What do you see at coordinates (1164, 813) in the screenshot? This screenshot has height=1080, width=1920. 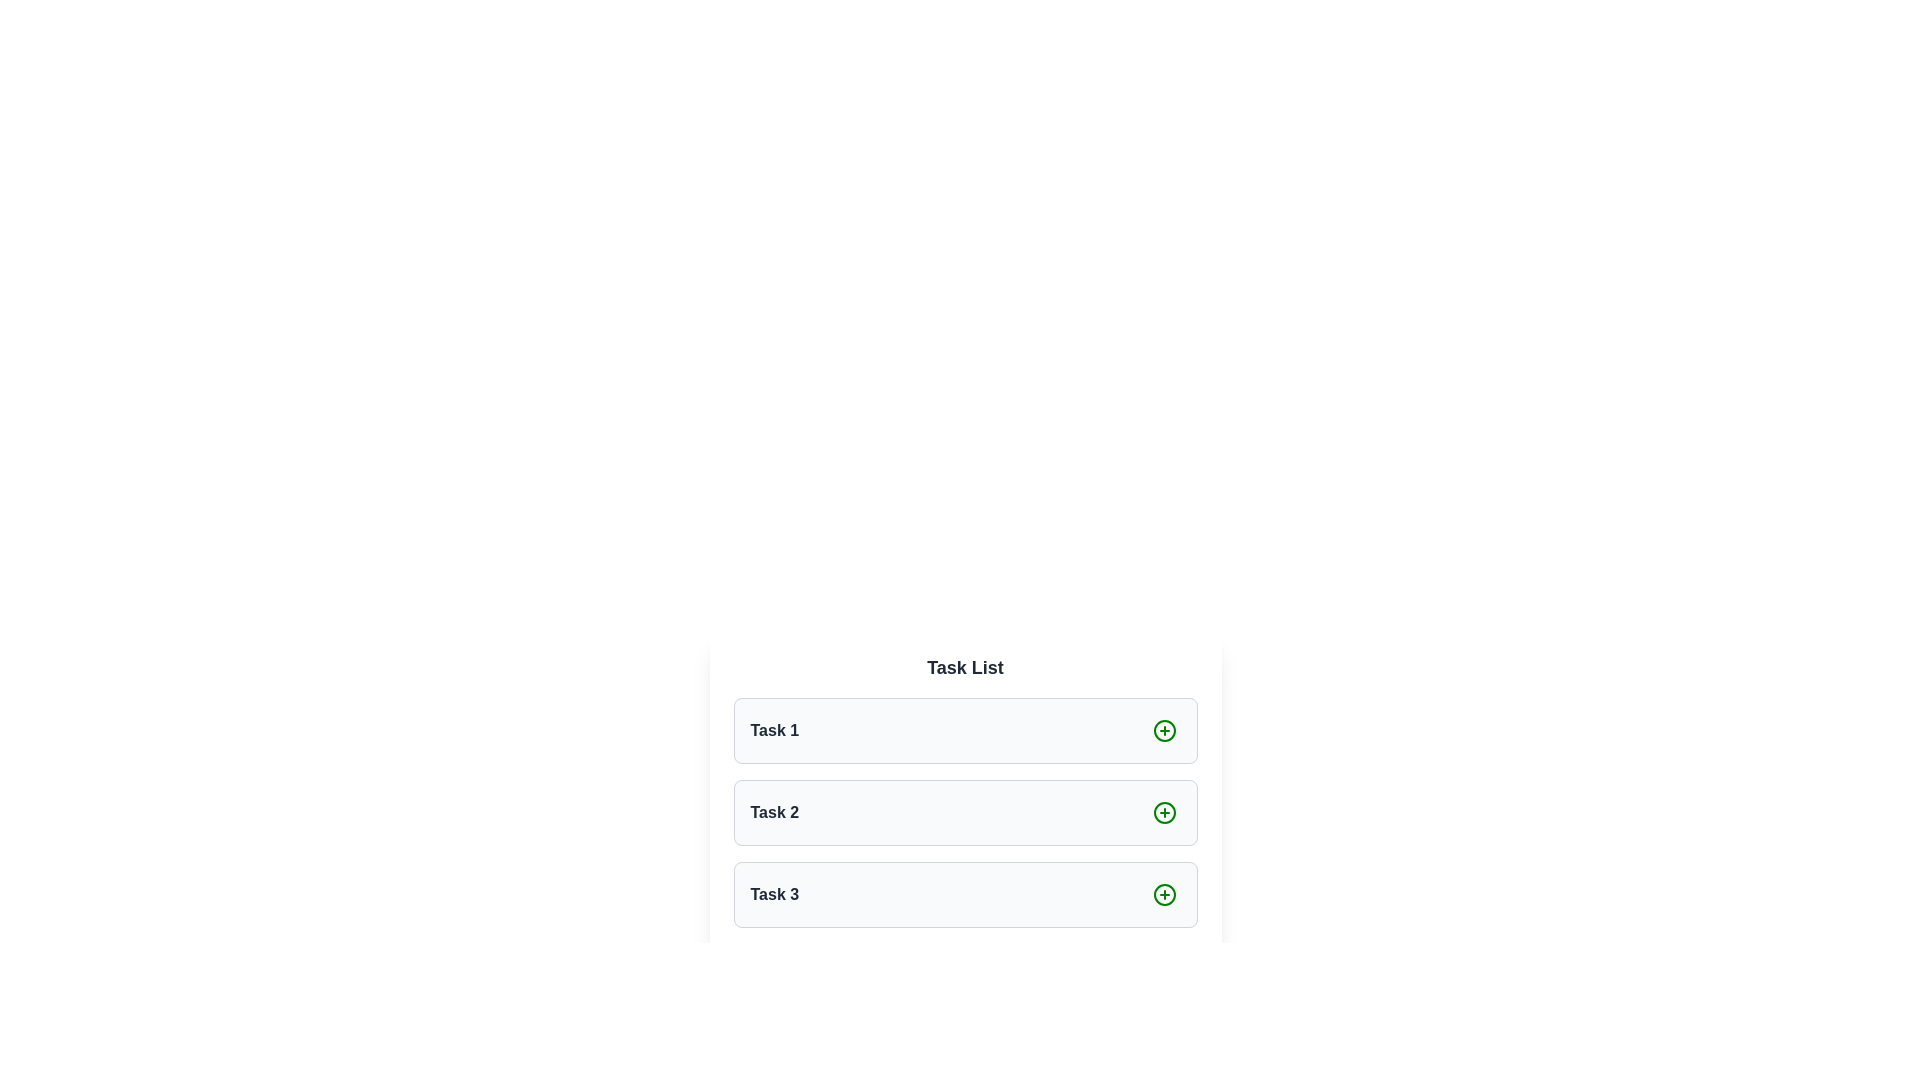 I see `the button located to the far right of the second task item` at bounding box center [1164, 813].